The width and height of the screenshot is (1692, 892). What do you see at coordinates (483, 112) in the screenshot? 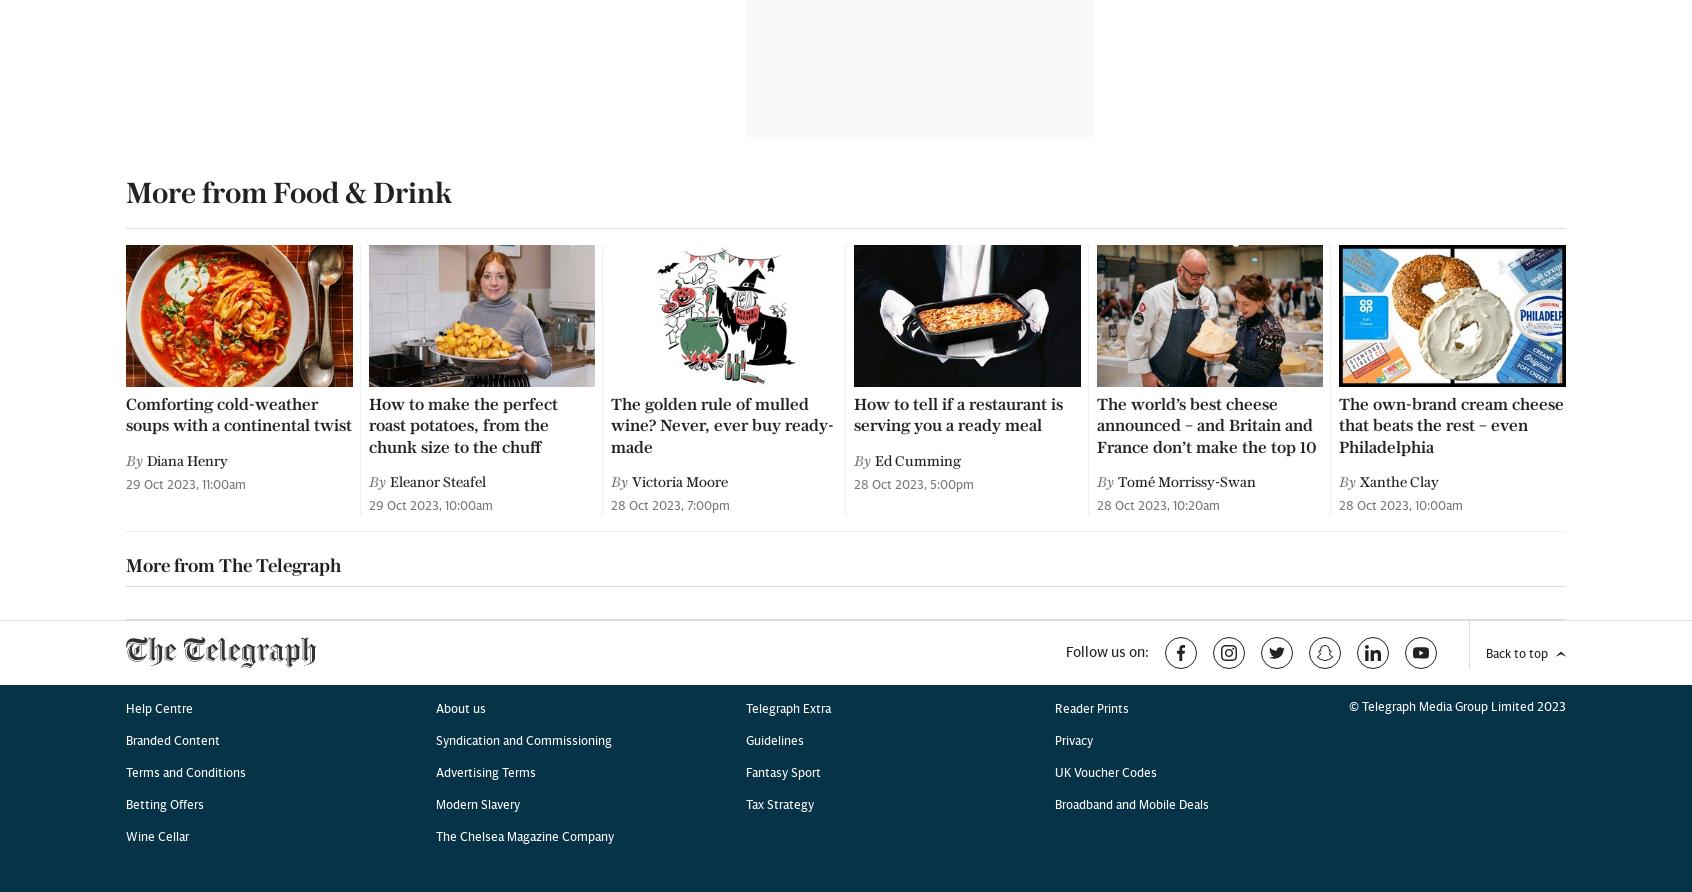
I see `'Advertising Terms'` at bounding box center [483, 112].